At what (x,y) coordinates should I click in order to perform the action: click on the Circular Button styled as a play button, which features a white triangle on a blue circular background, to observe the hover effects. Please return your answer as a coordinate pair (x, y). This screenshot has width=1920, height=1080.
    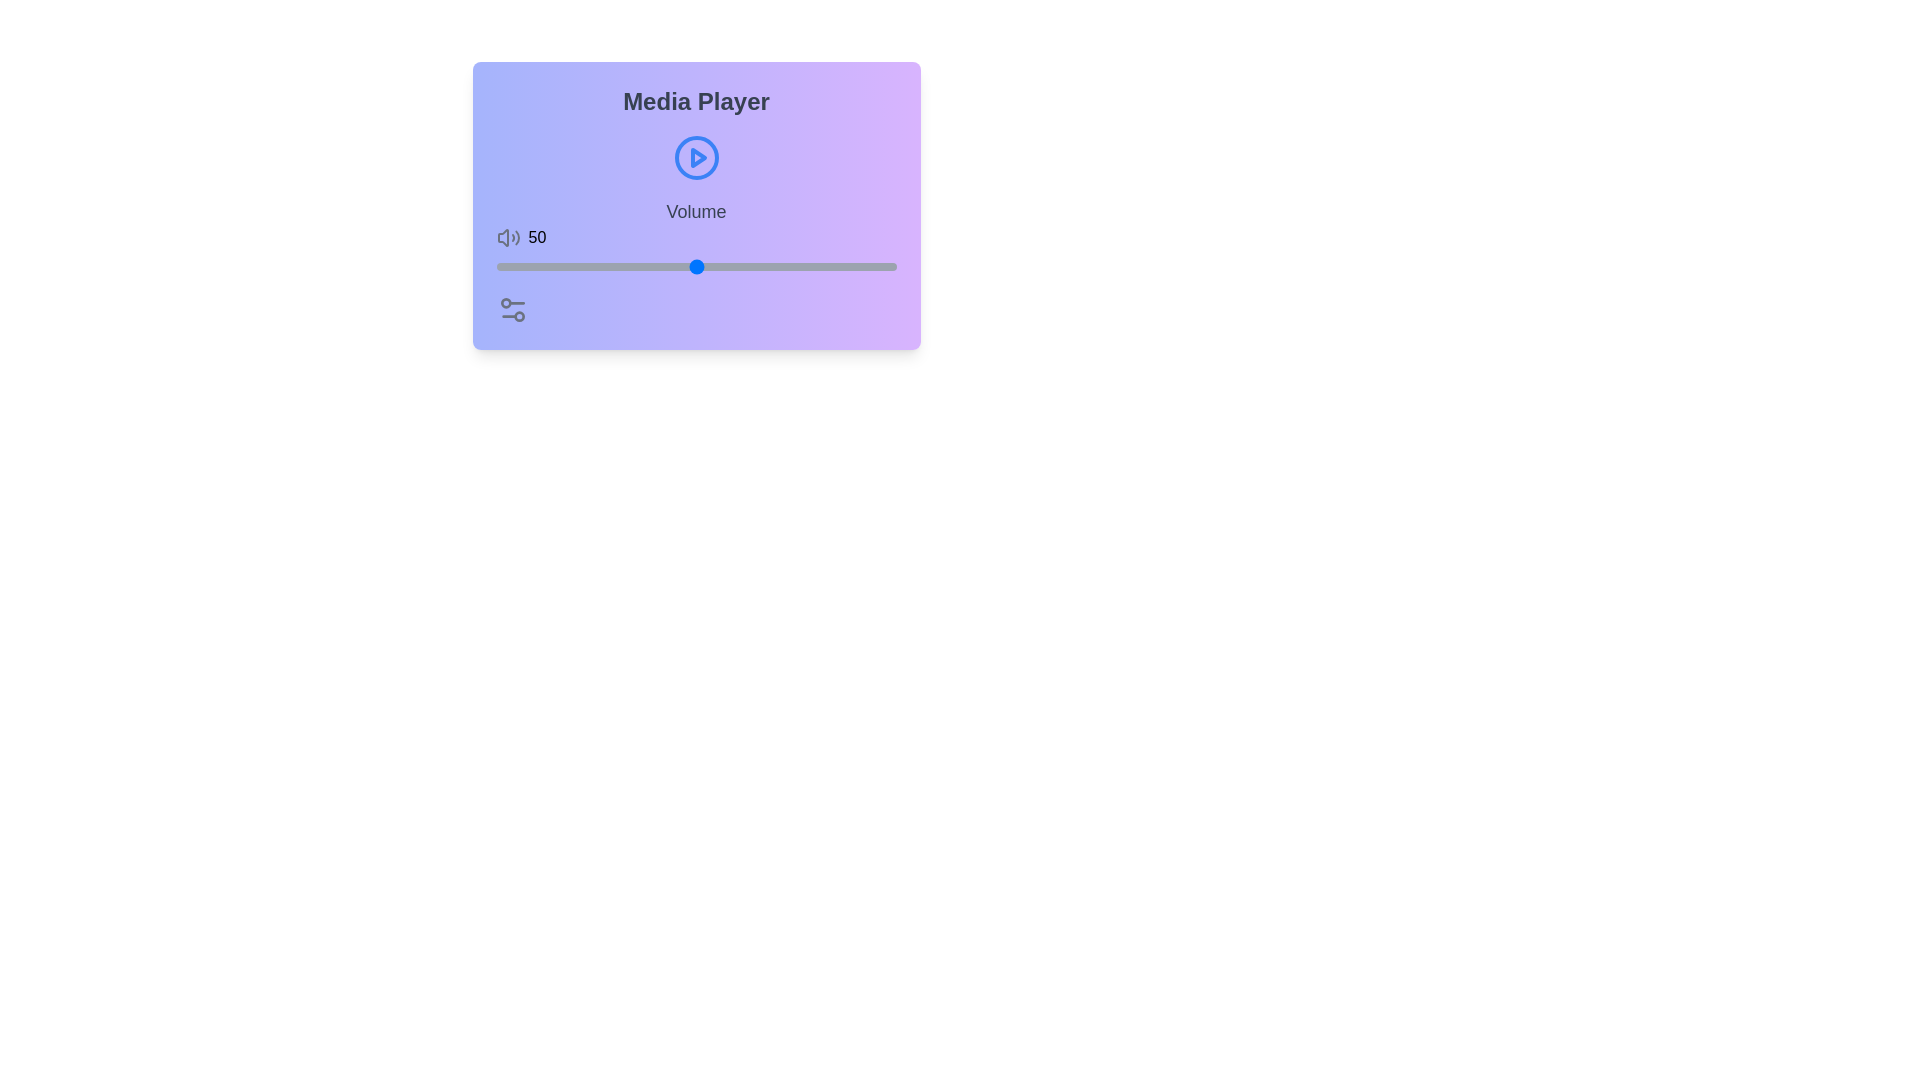
    Looking at the image, I should click on (696, 157).